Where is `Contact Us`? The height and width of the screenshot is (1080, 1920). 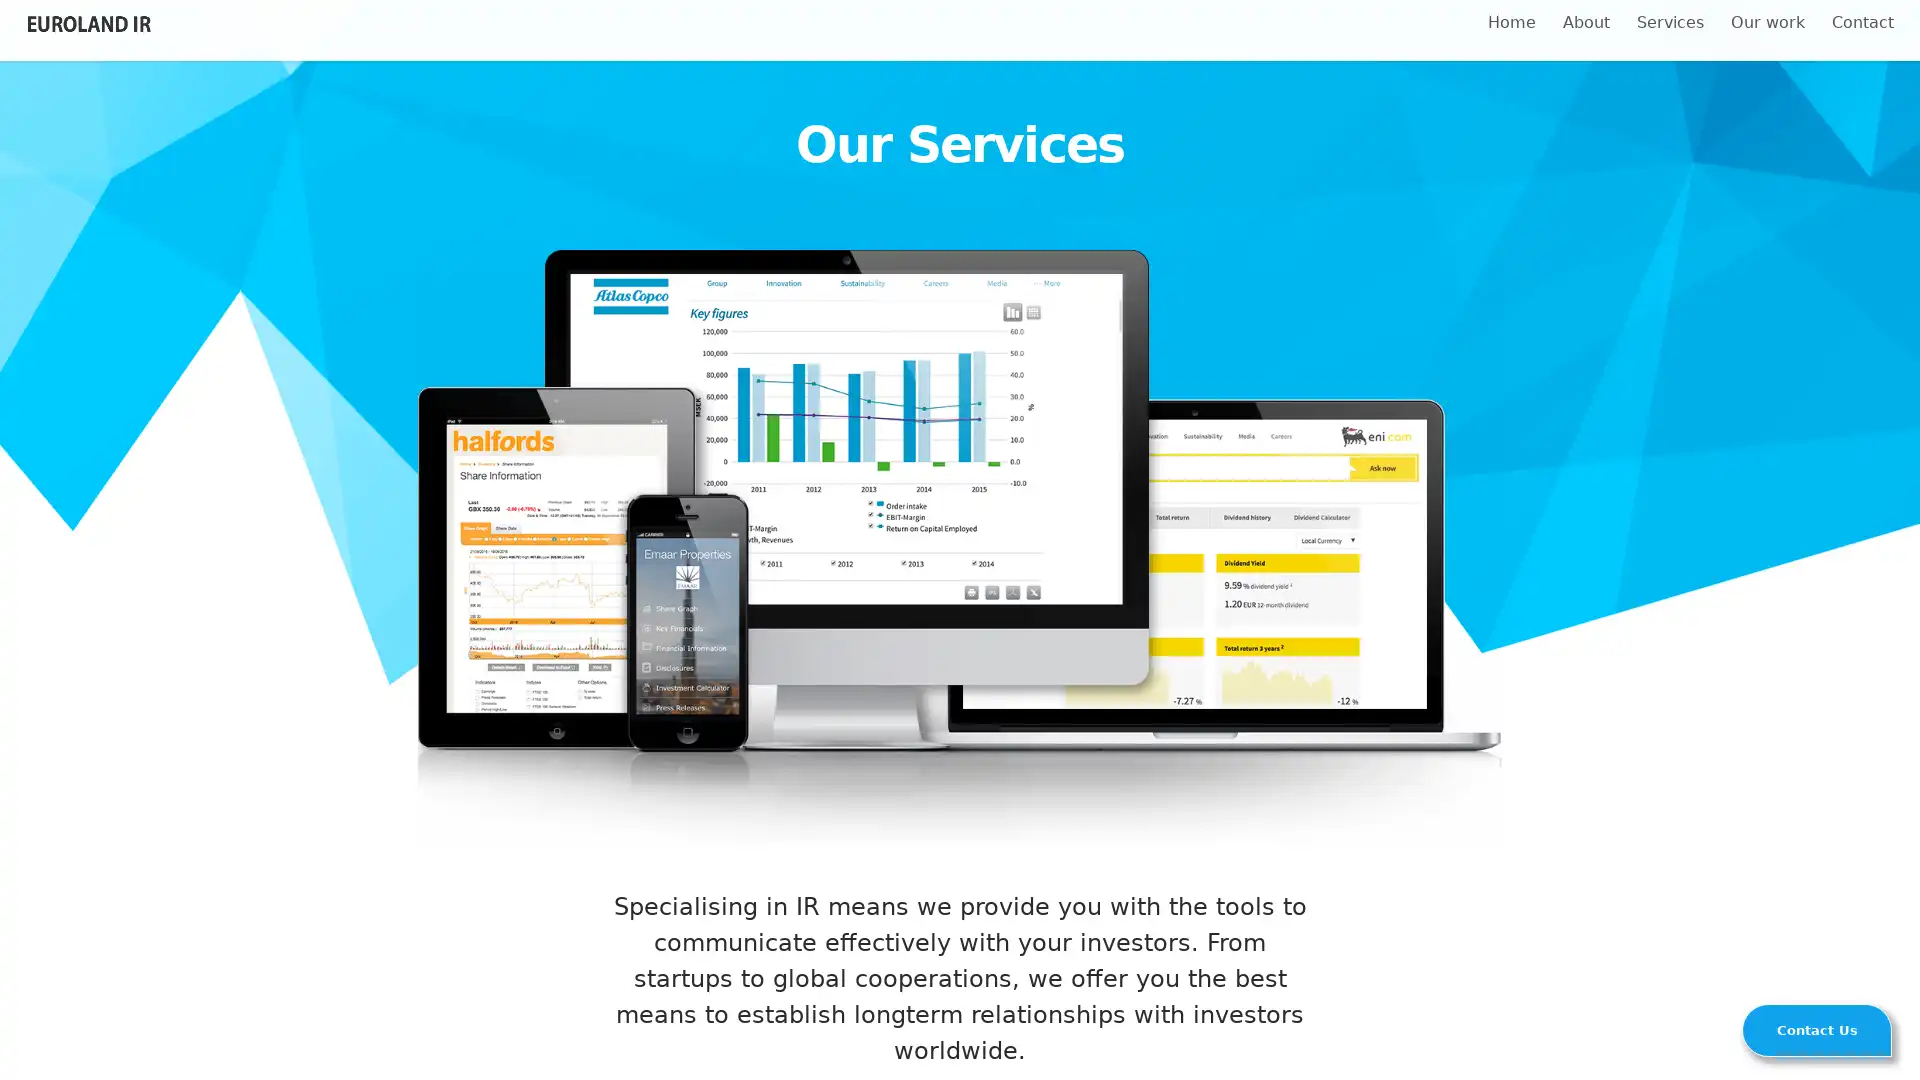
Contact Us is located at coordinates (1817, 1029).